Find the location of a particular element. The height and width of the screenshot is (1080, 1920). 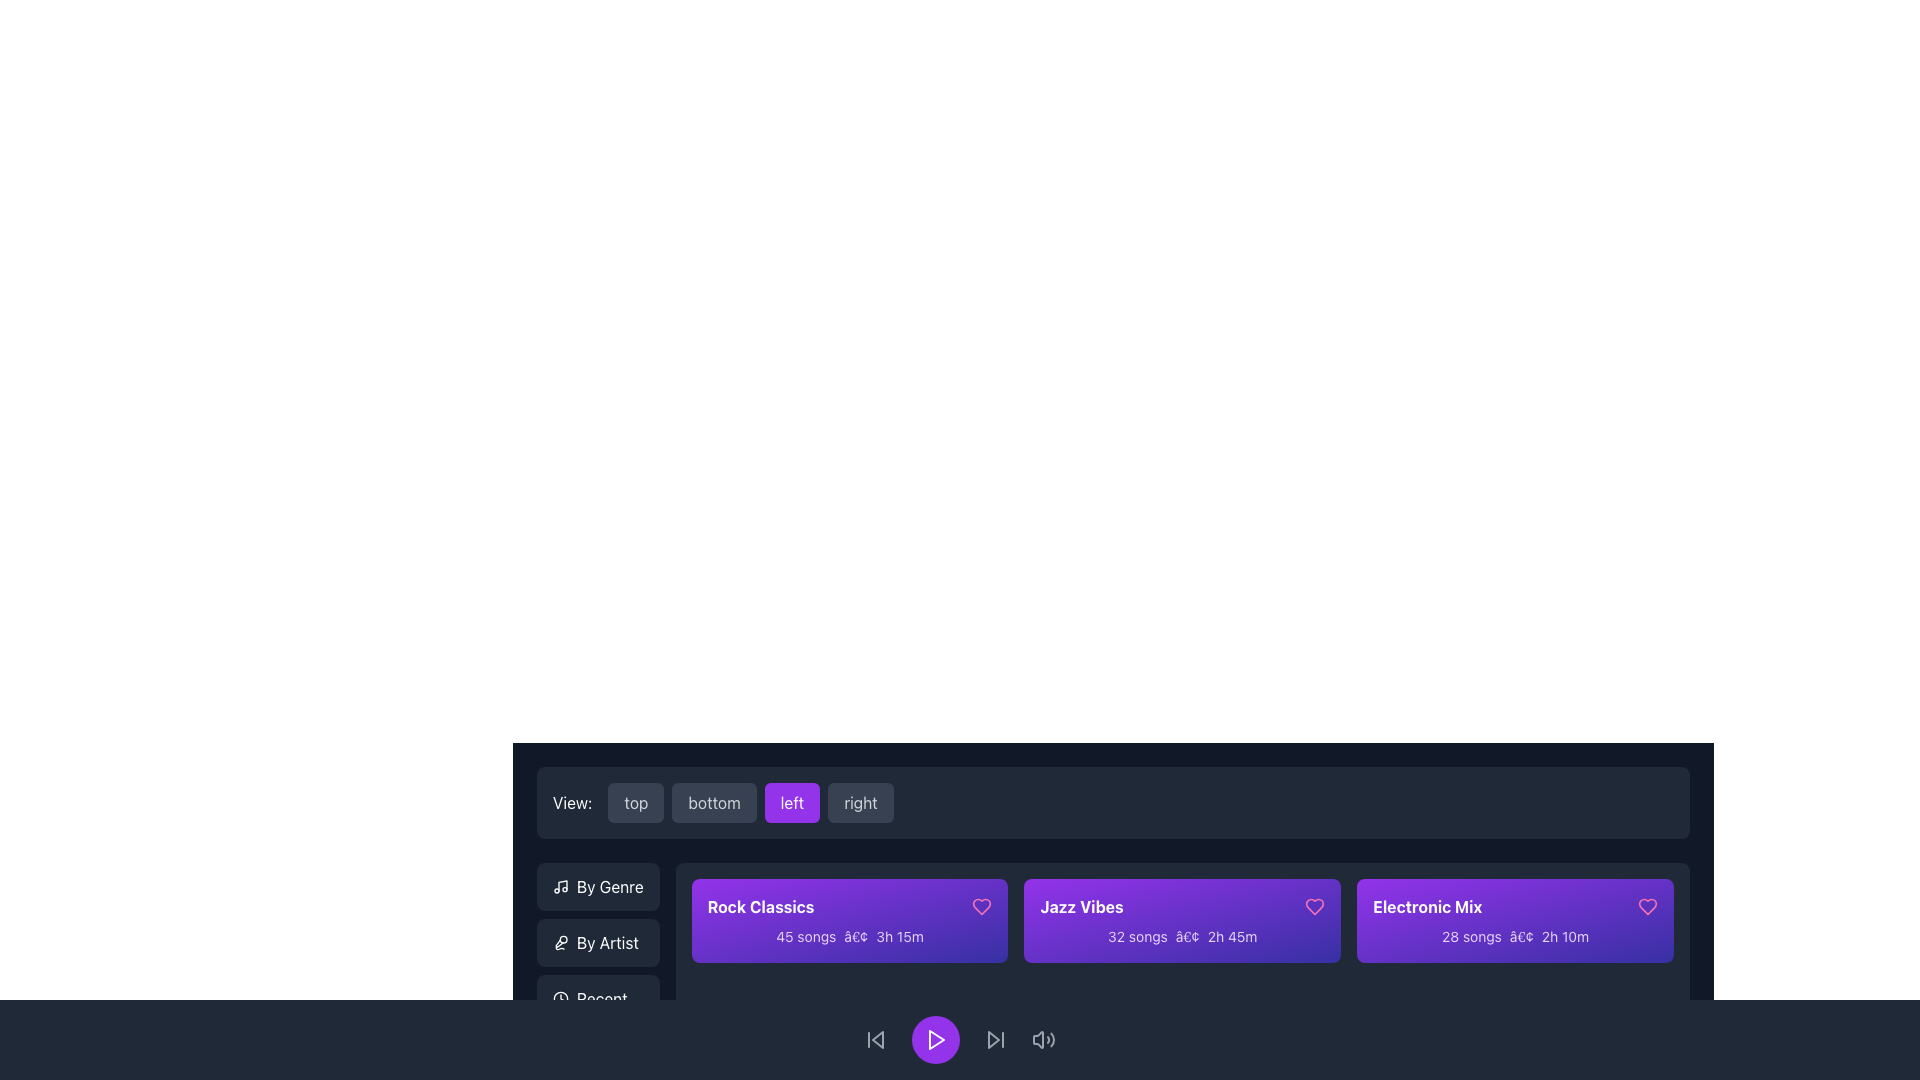

content displayed in the Text Display, which shows track information on the purple card labeled 'Jazz Vibes' is located at coordinates (1182, 937).